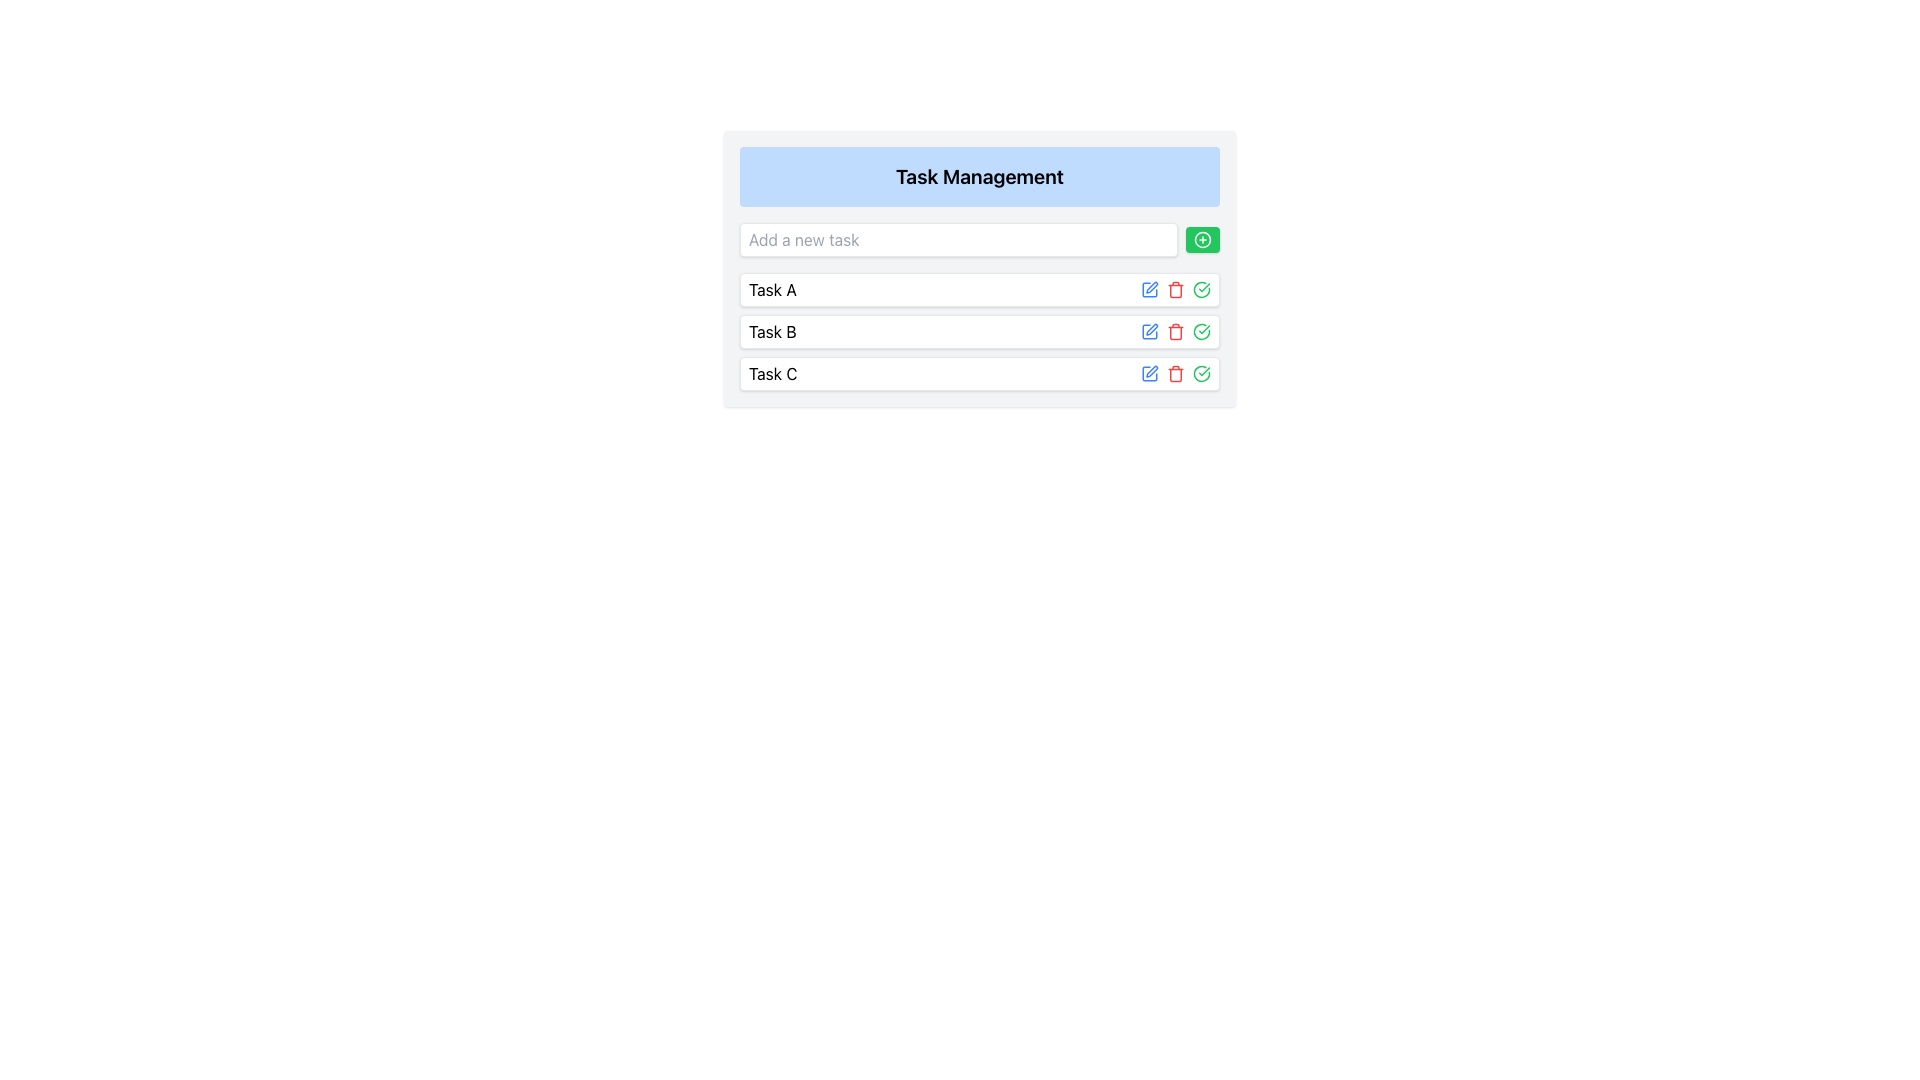 The width and height of the screenshot is (1920, 1080). What do you see at coordinates (1176, 289) in the screenshot?
I see `the delete icon button associated with 'Task A' to initiate the deletion of the task` at bounding box center [1176, 289].